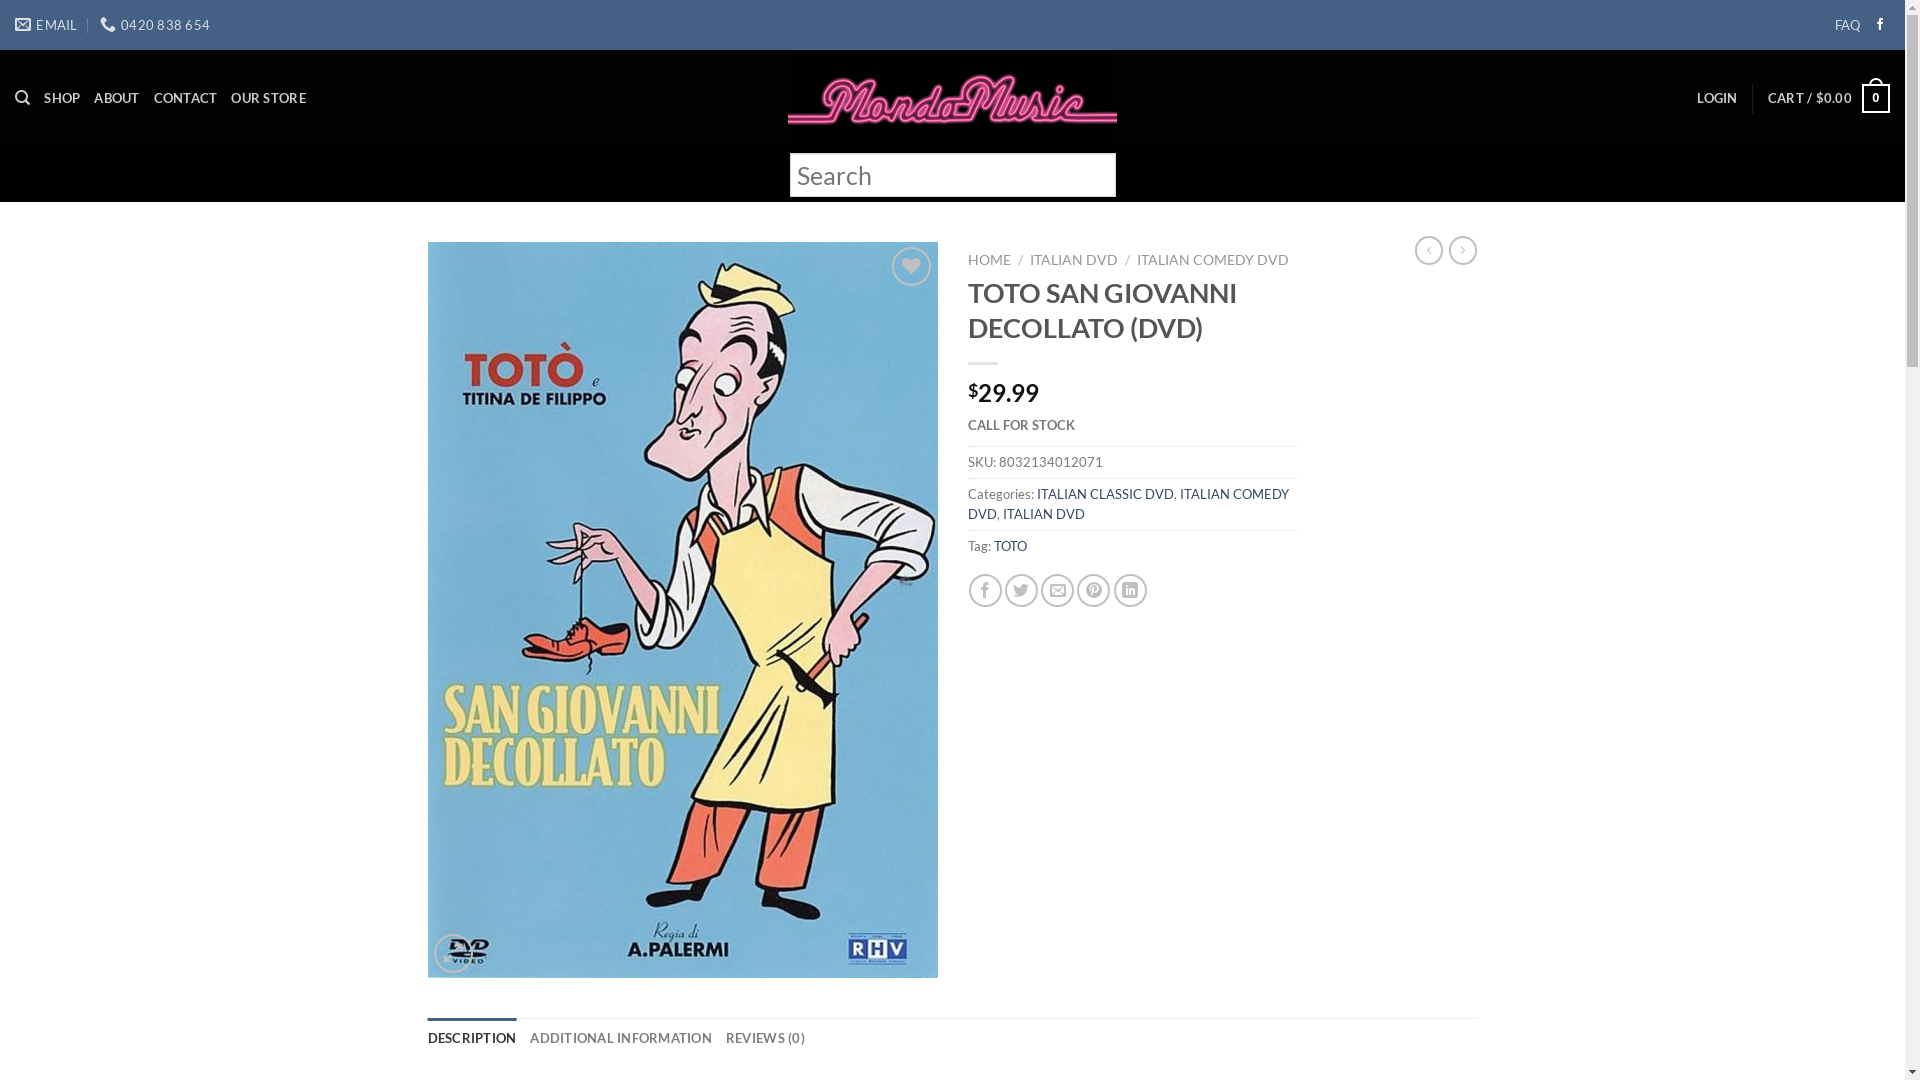  What do you see at coordinates (989, 258) in the screenshot?
I see `'HOME'` at bounding box center [989, 258].